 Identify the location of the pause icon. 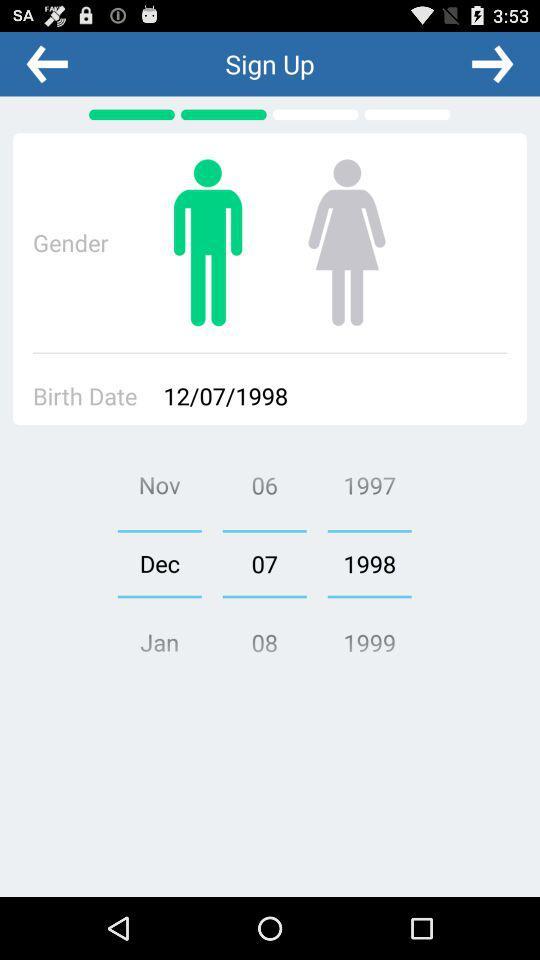
(207, 258).